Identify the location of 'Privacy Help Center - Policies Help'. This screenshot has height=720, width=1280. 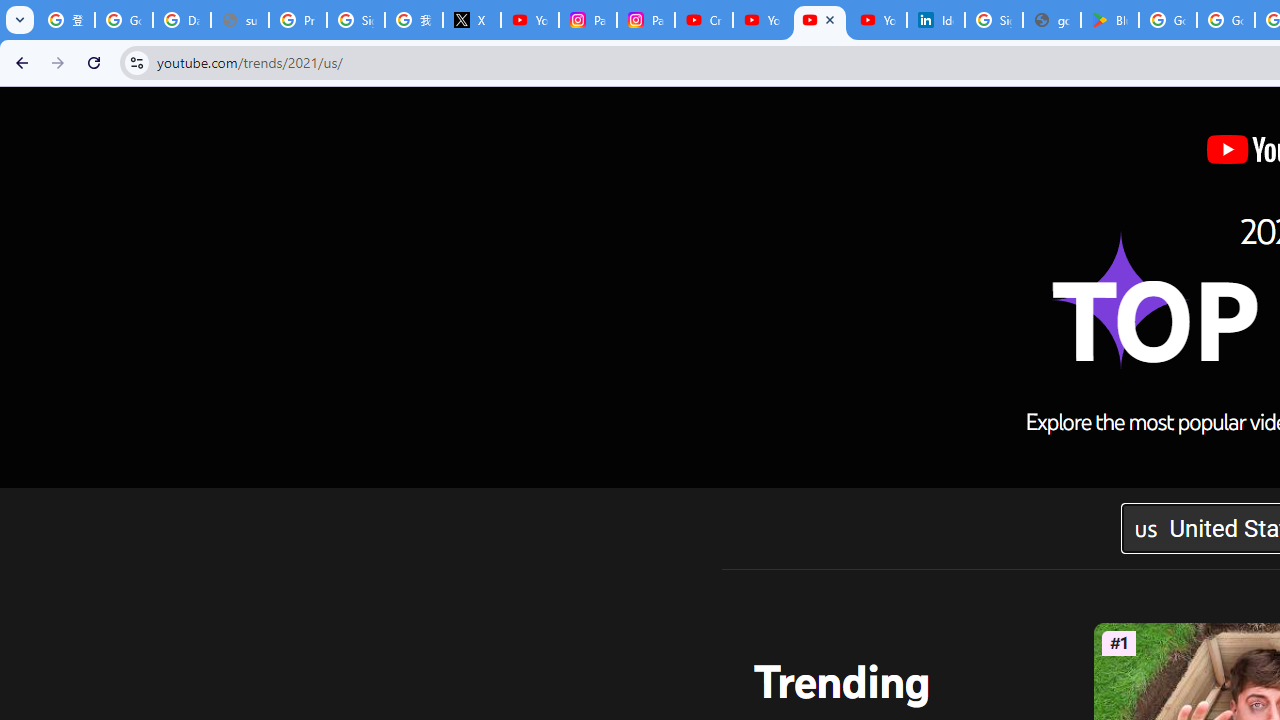
(296, 20).